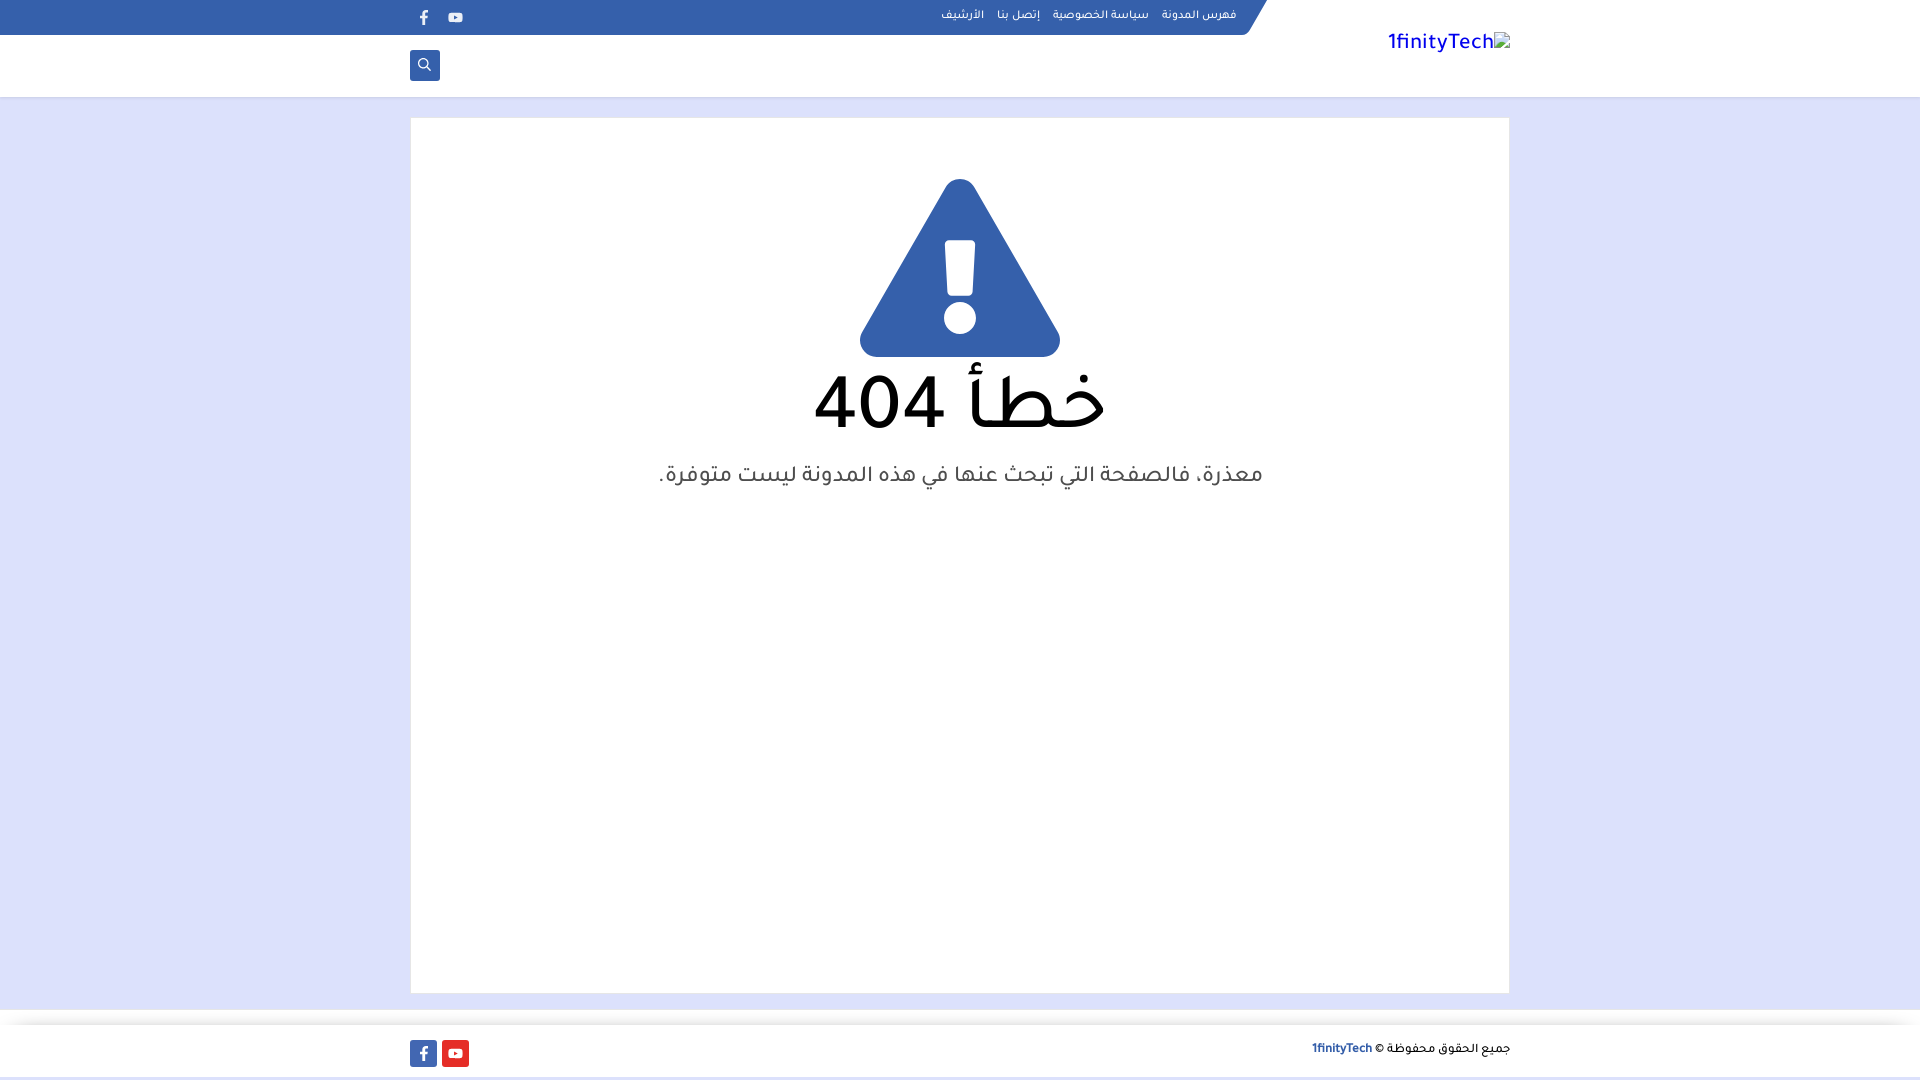  What do you see at coordinates (1311, 1049) in the screenshot?
I see `'1finityTech'` at bounding box center [1311, 1049].